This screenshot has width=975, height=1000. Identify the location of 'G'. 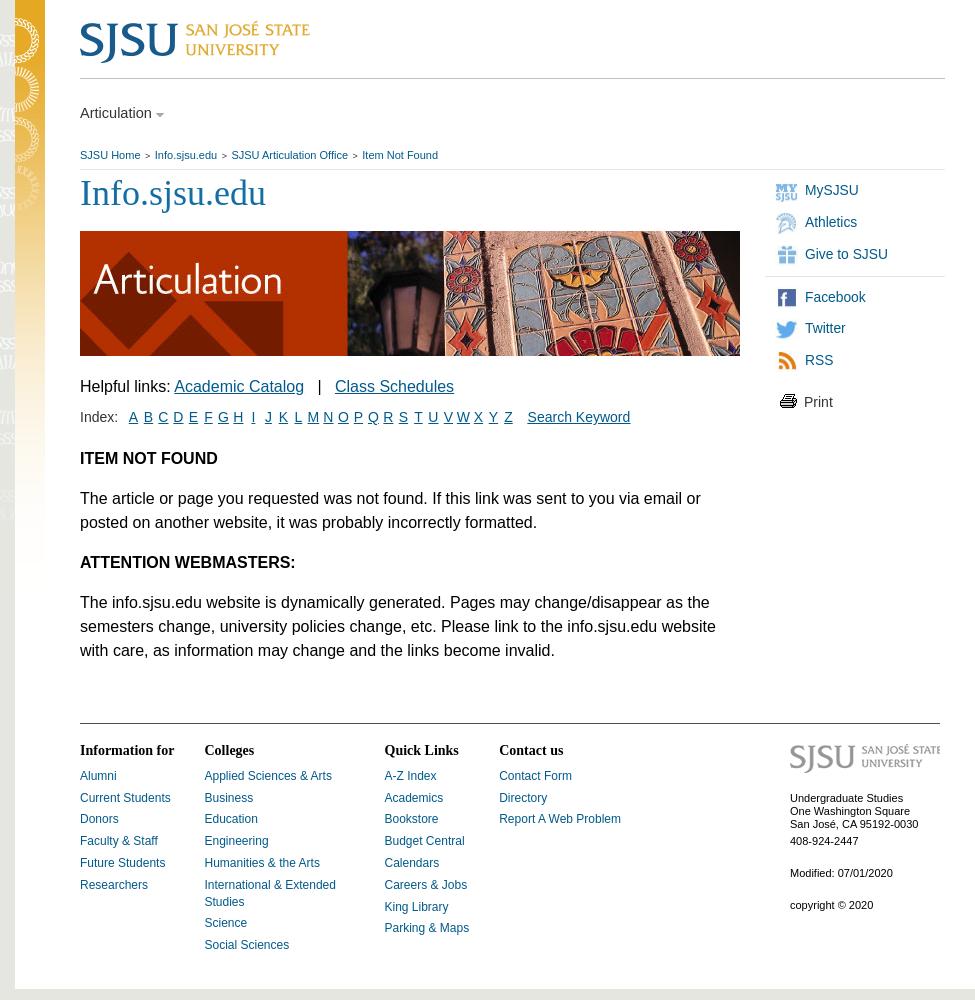
(217, 417).